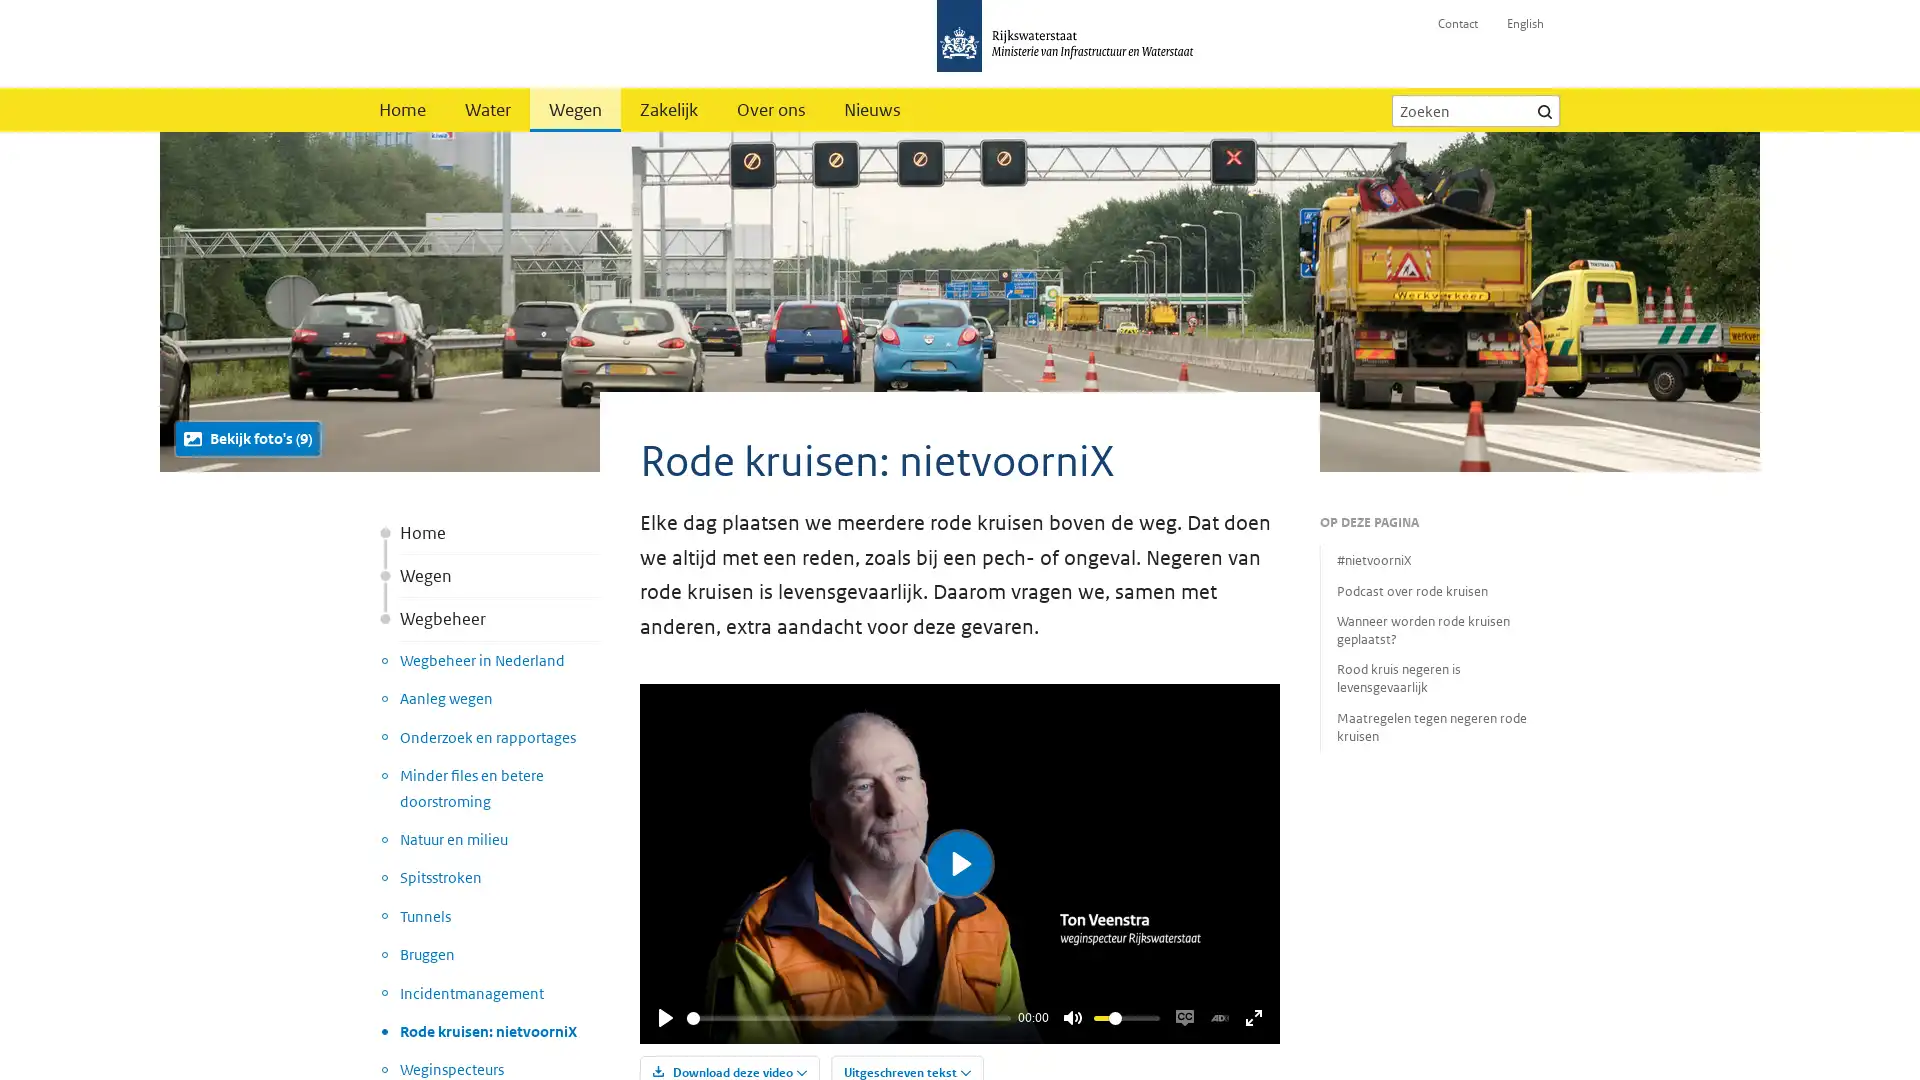 This screenshot has height=1080, width=1920. What do you see at coordinates (960, 863) in the screenshot?
I see `Afspelen` at bounding box center [960, 863].